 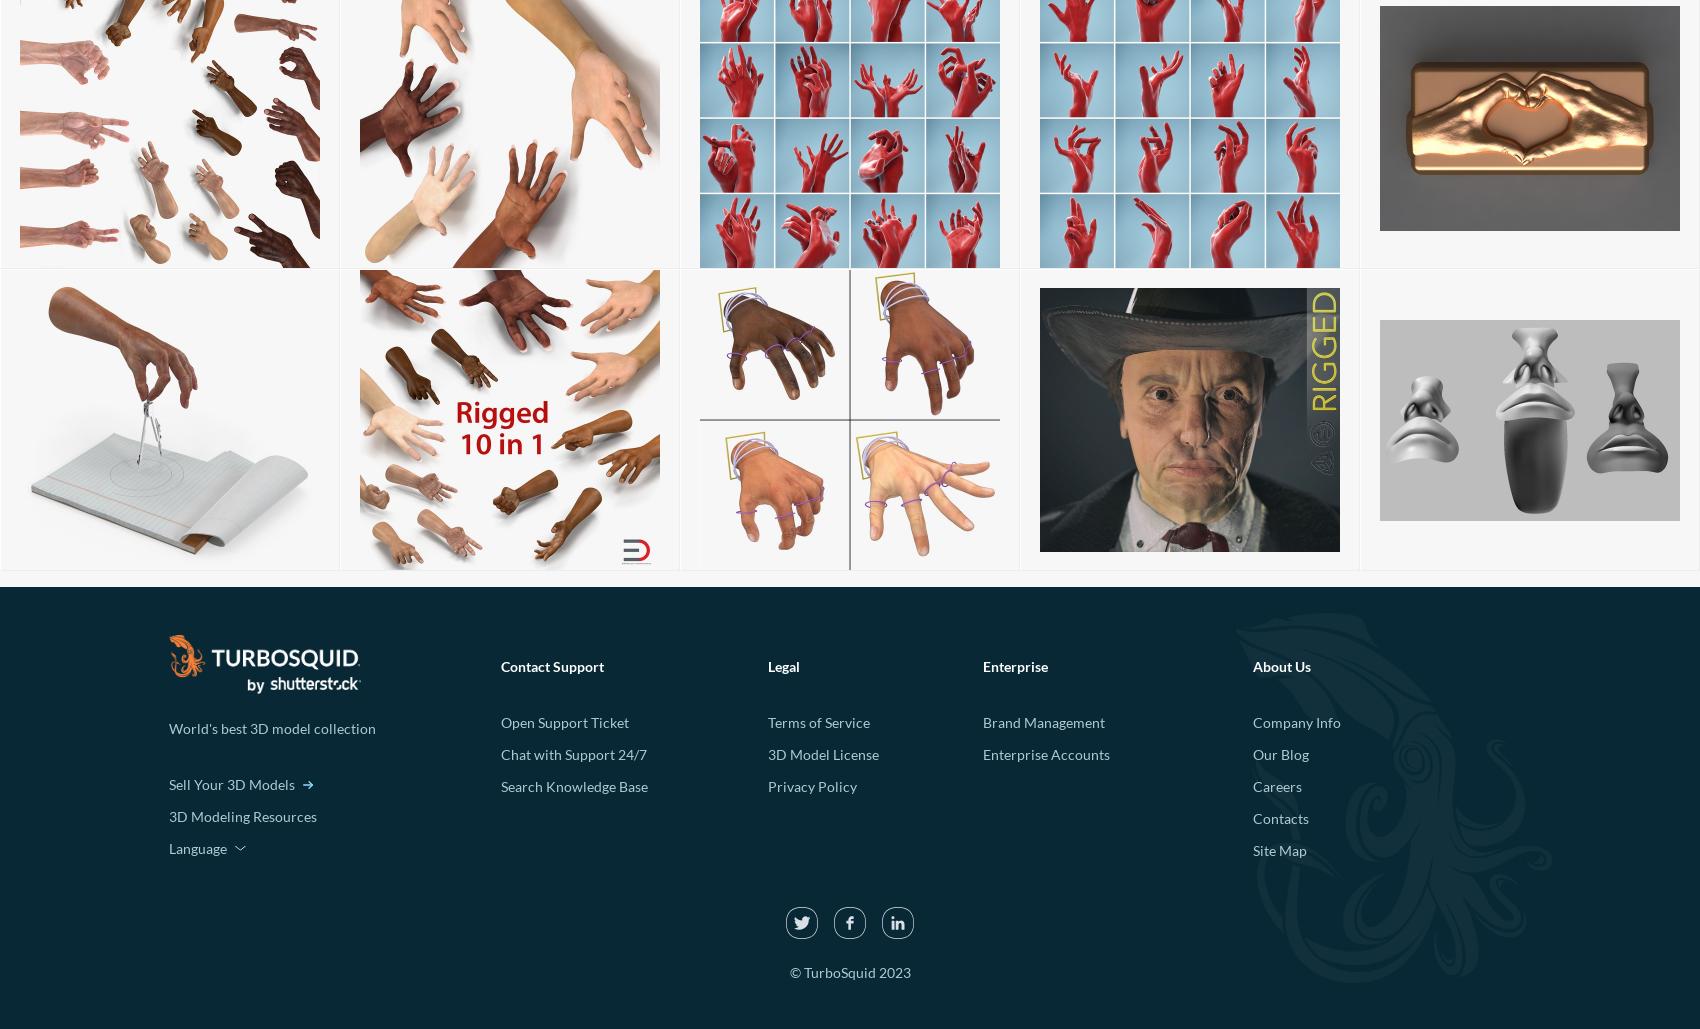 I want to click on '© TurboSquid 2023', so click(x=848, y=971).